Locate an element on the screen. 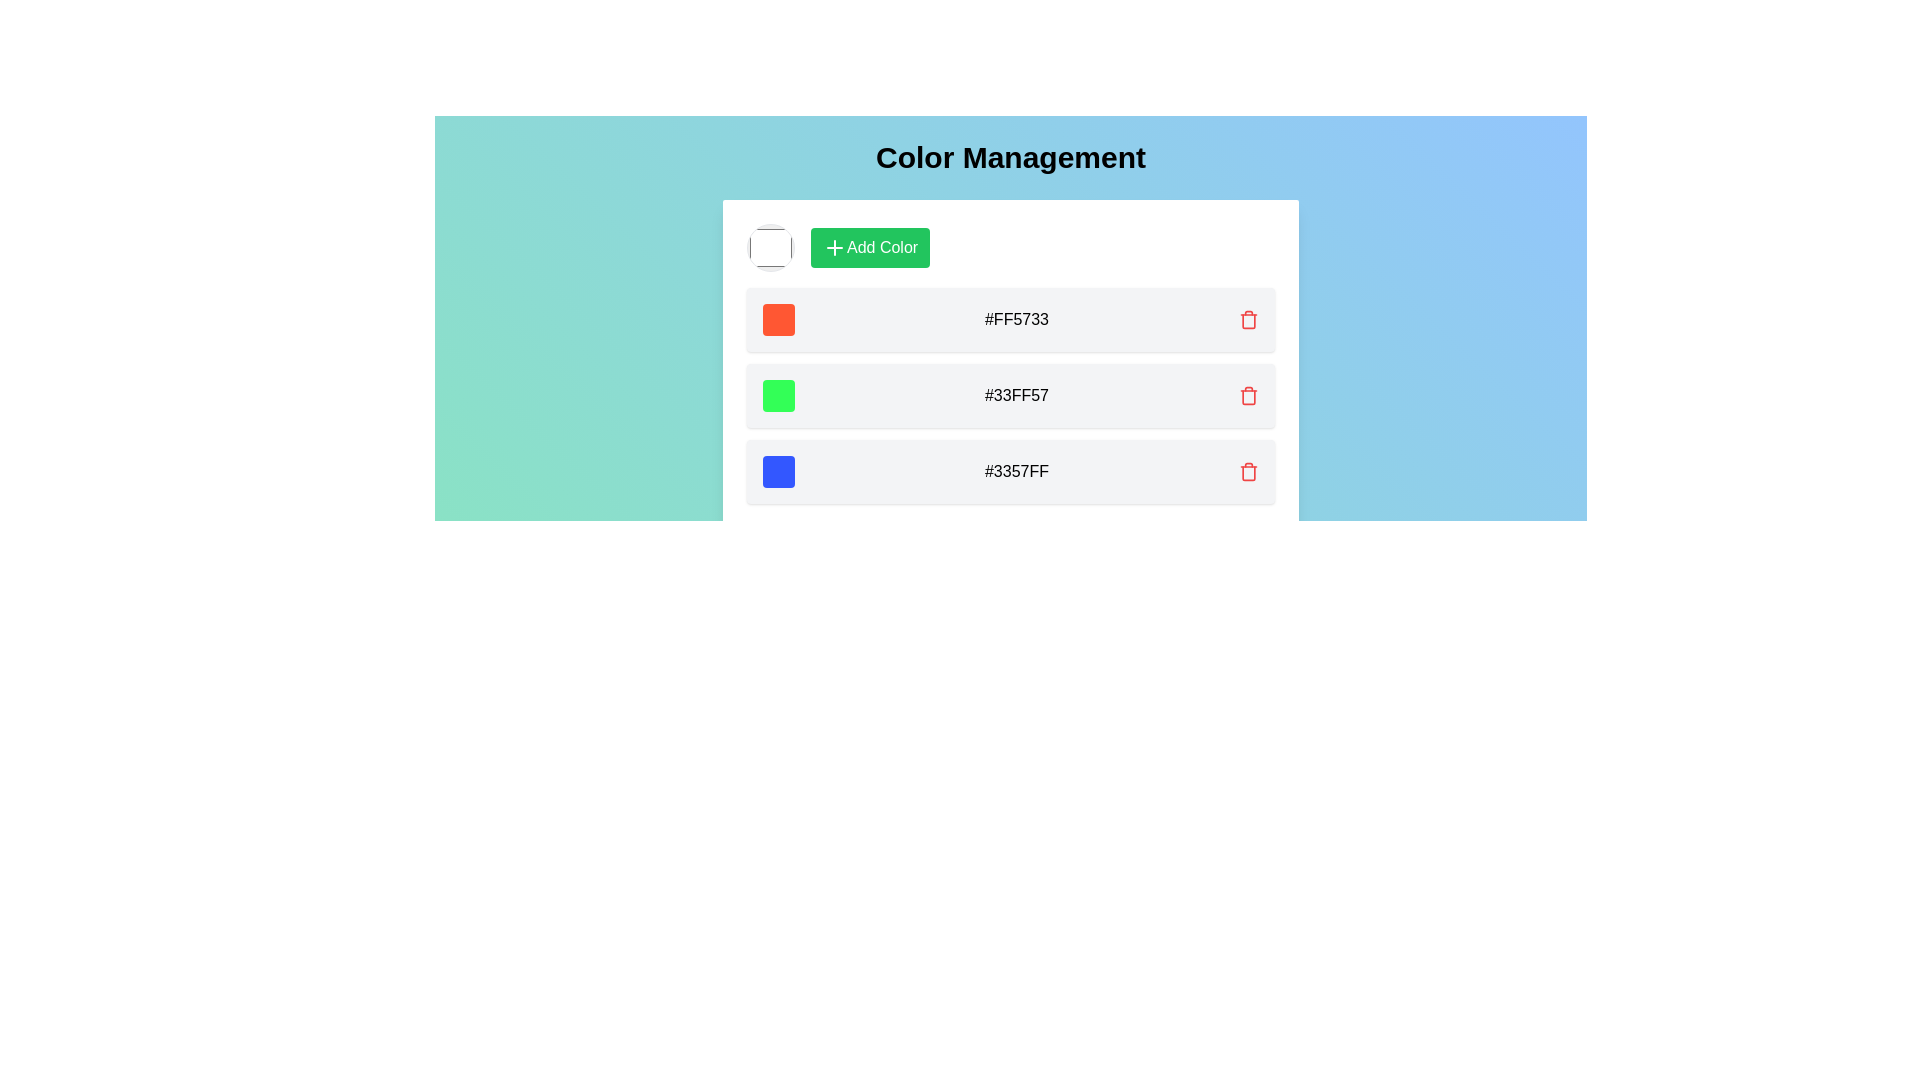 This screenshot has width=1920, height=1080. the delete button (icon button) located to the far right of the first item row labeled '#FF5733', which is used to remove the corresponding color entry from the list is located at coordinates (1247, 319).